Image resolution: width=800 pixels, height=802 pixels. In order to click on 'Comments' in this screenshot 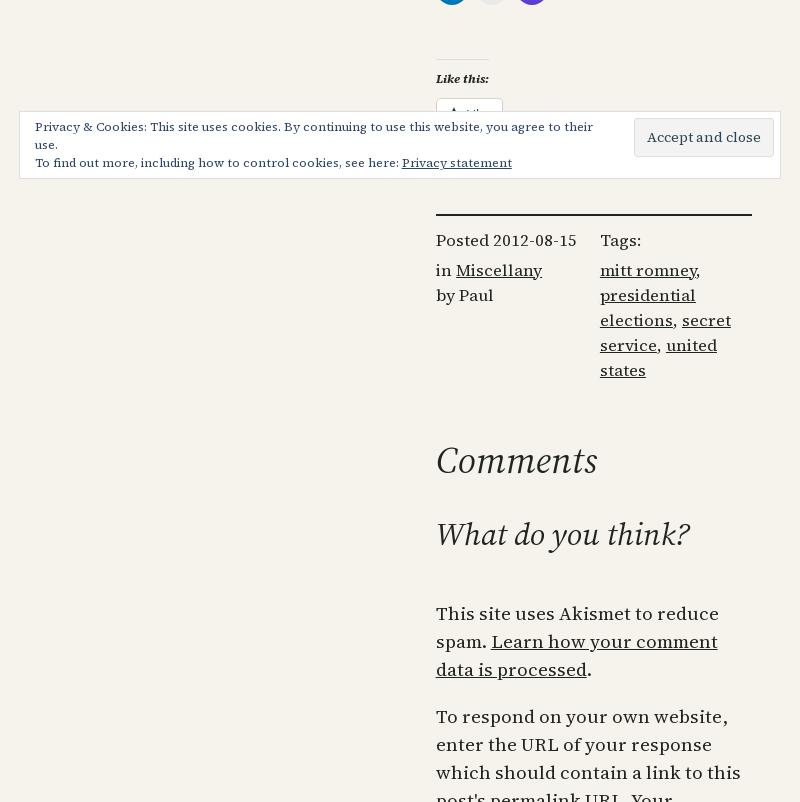, I will do `click(514, 459)`.